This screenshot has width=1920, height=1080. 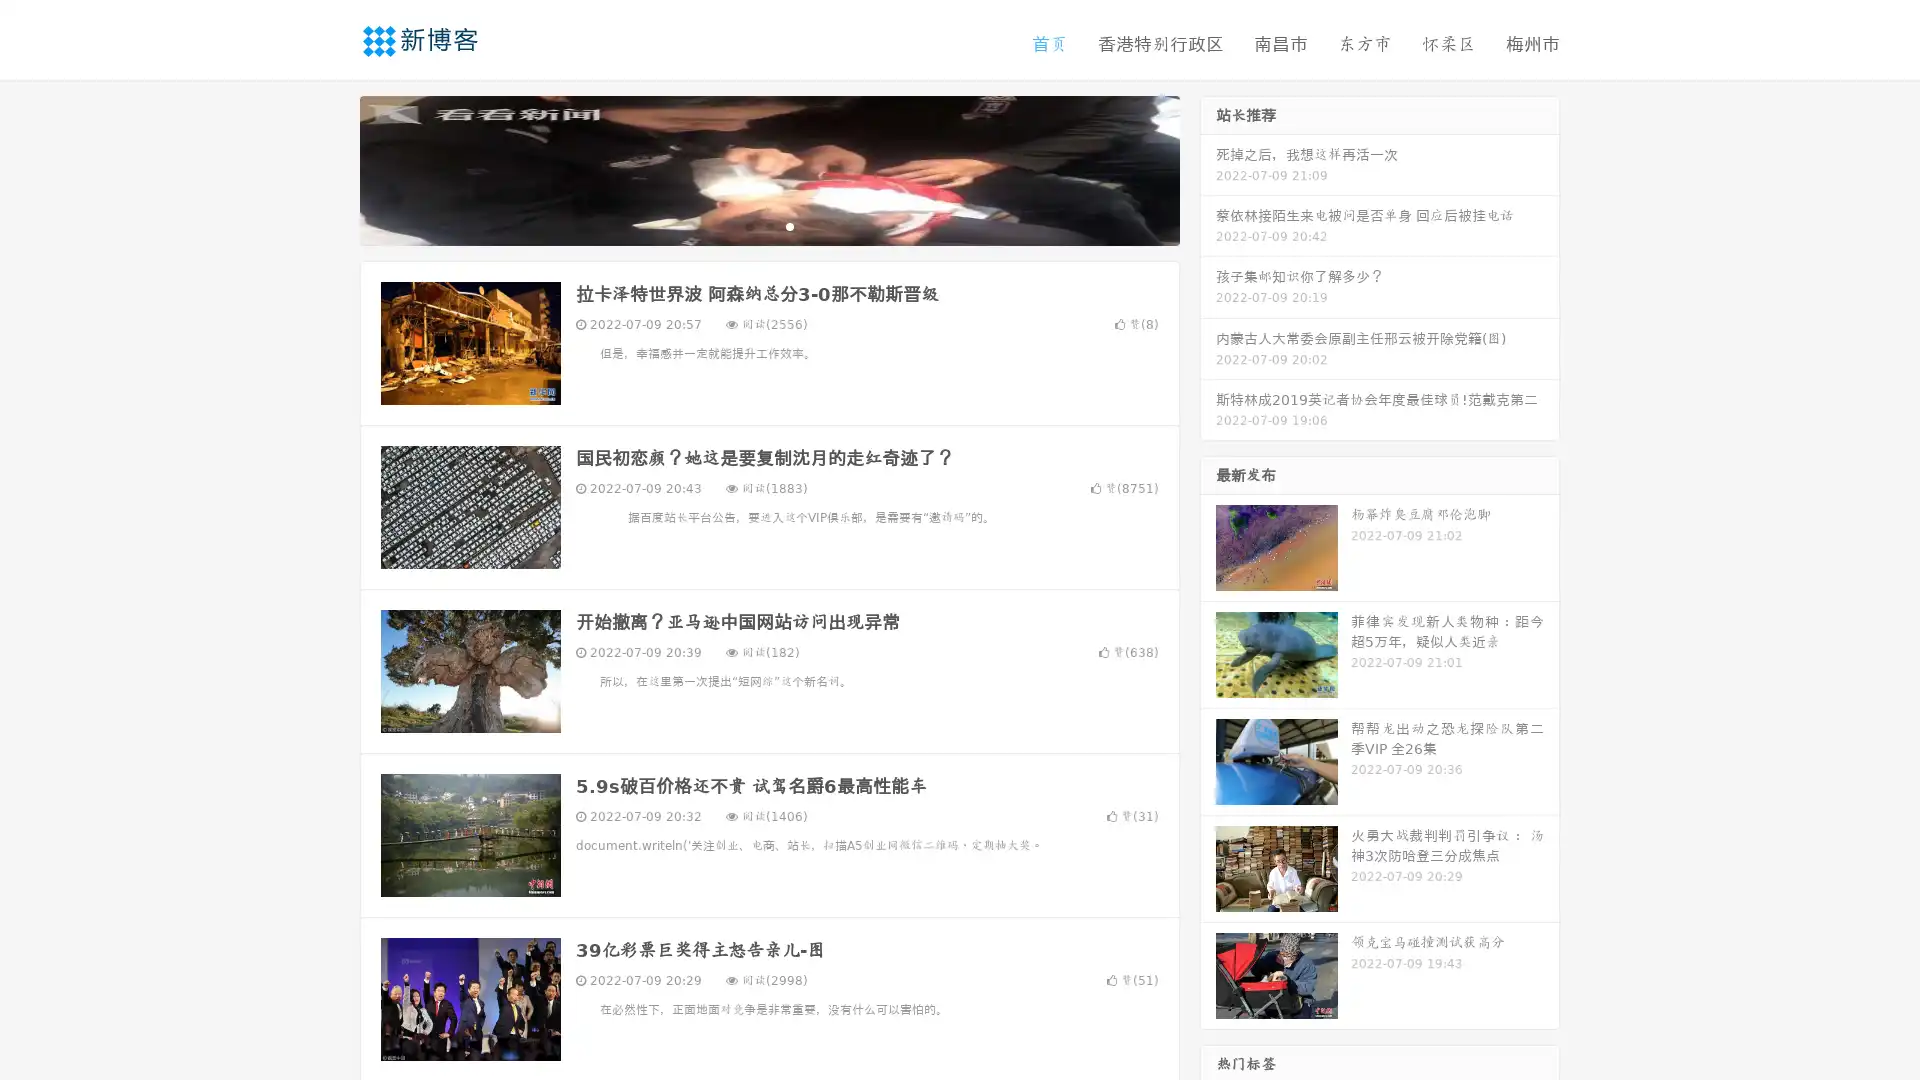 What do you see at coordinates (748, 225) in the screenshot?
I see `Go to slide 1` at bounding box center [748, 225].